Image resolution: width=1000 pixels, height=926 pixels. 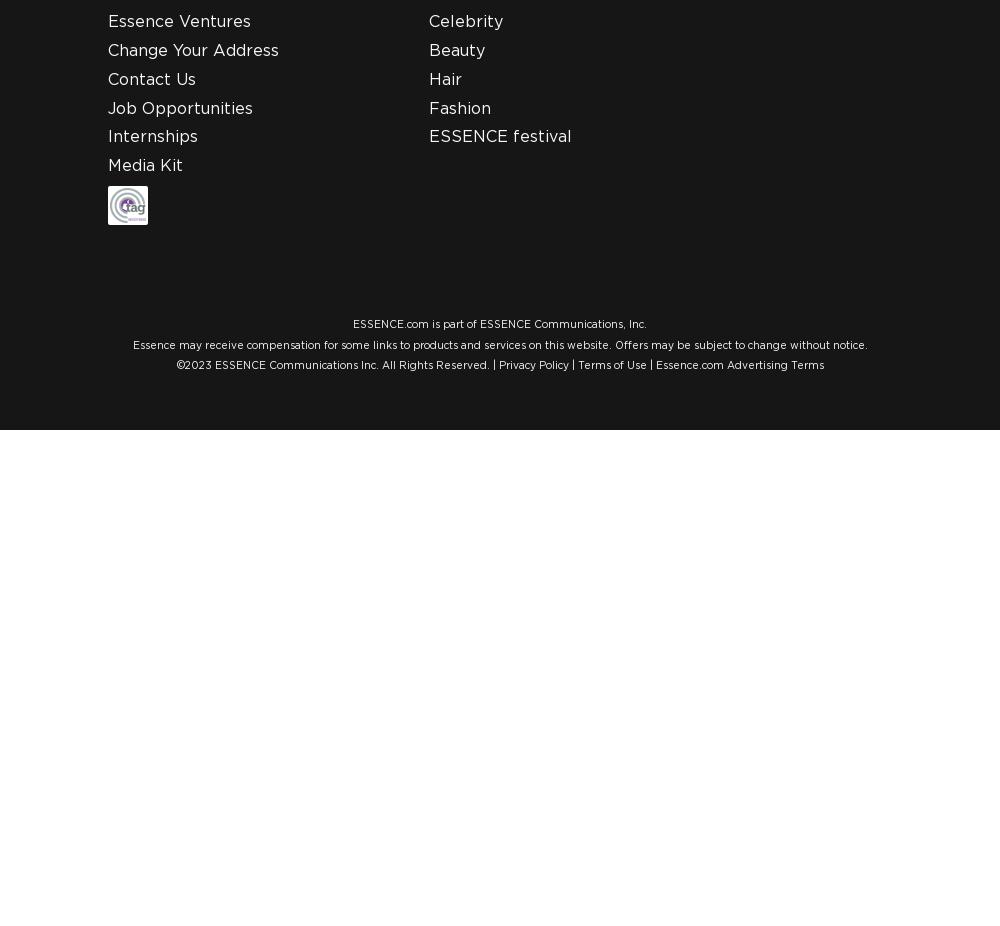 I want to click on 'Media Kit', so click(x=145, y=165).